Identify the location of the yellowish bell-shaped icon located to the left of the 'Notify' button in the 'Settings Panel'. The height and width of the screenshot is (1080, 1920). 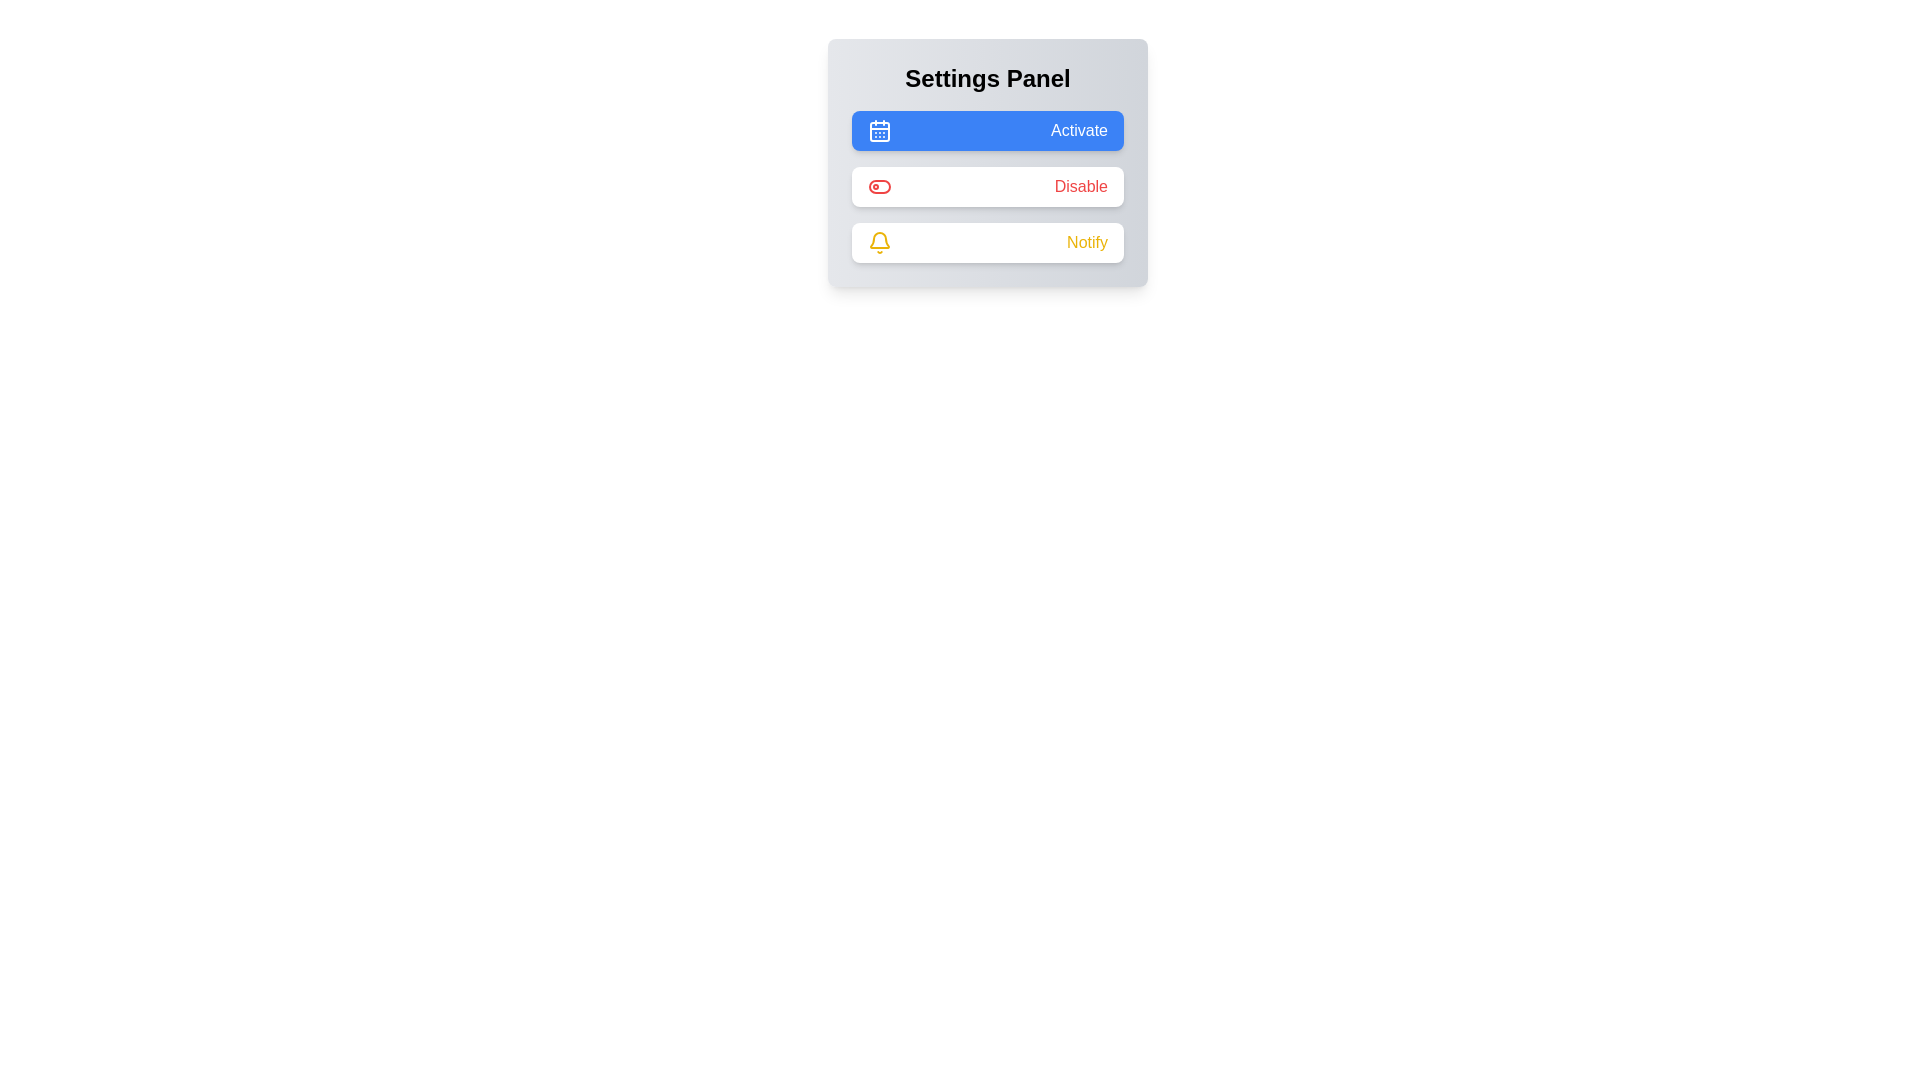
(879, 242).